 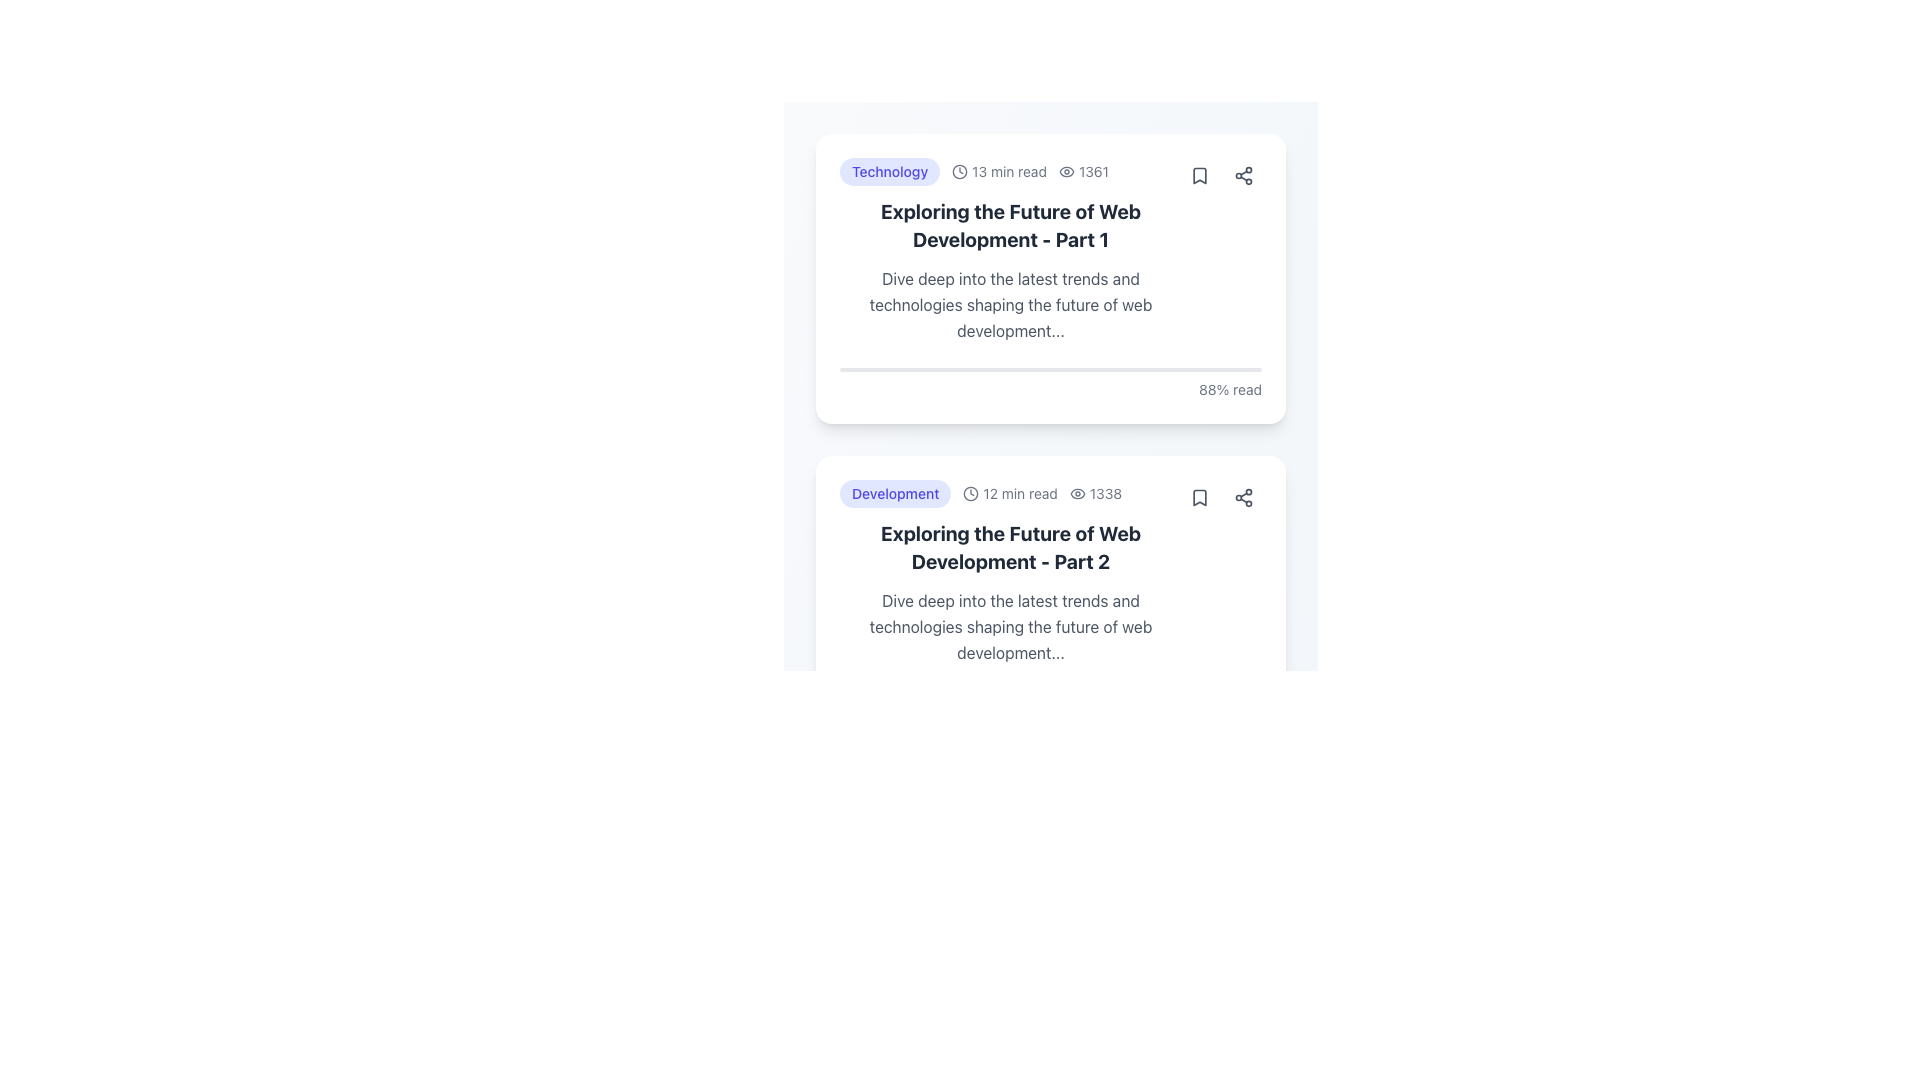 I want to click on the Text label that communicates the progress or completion percentage of reading the associated article, located at the bottom-right corner of the article summary card, so click(x=1050, y=1028).